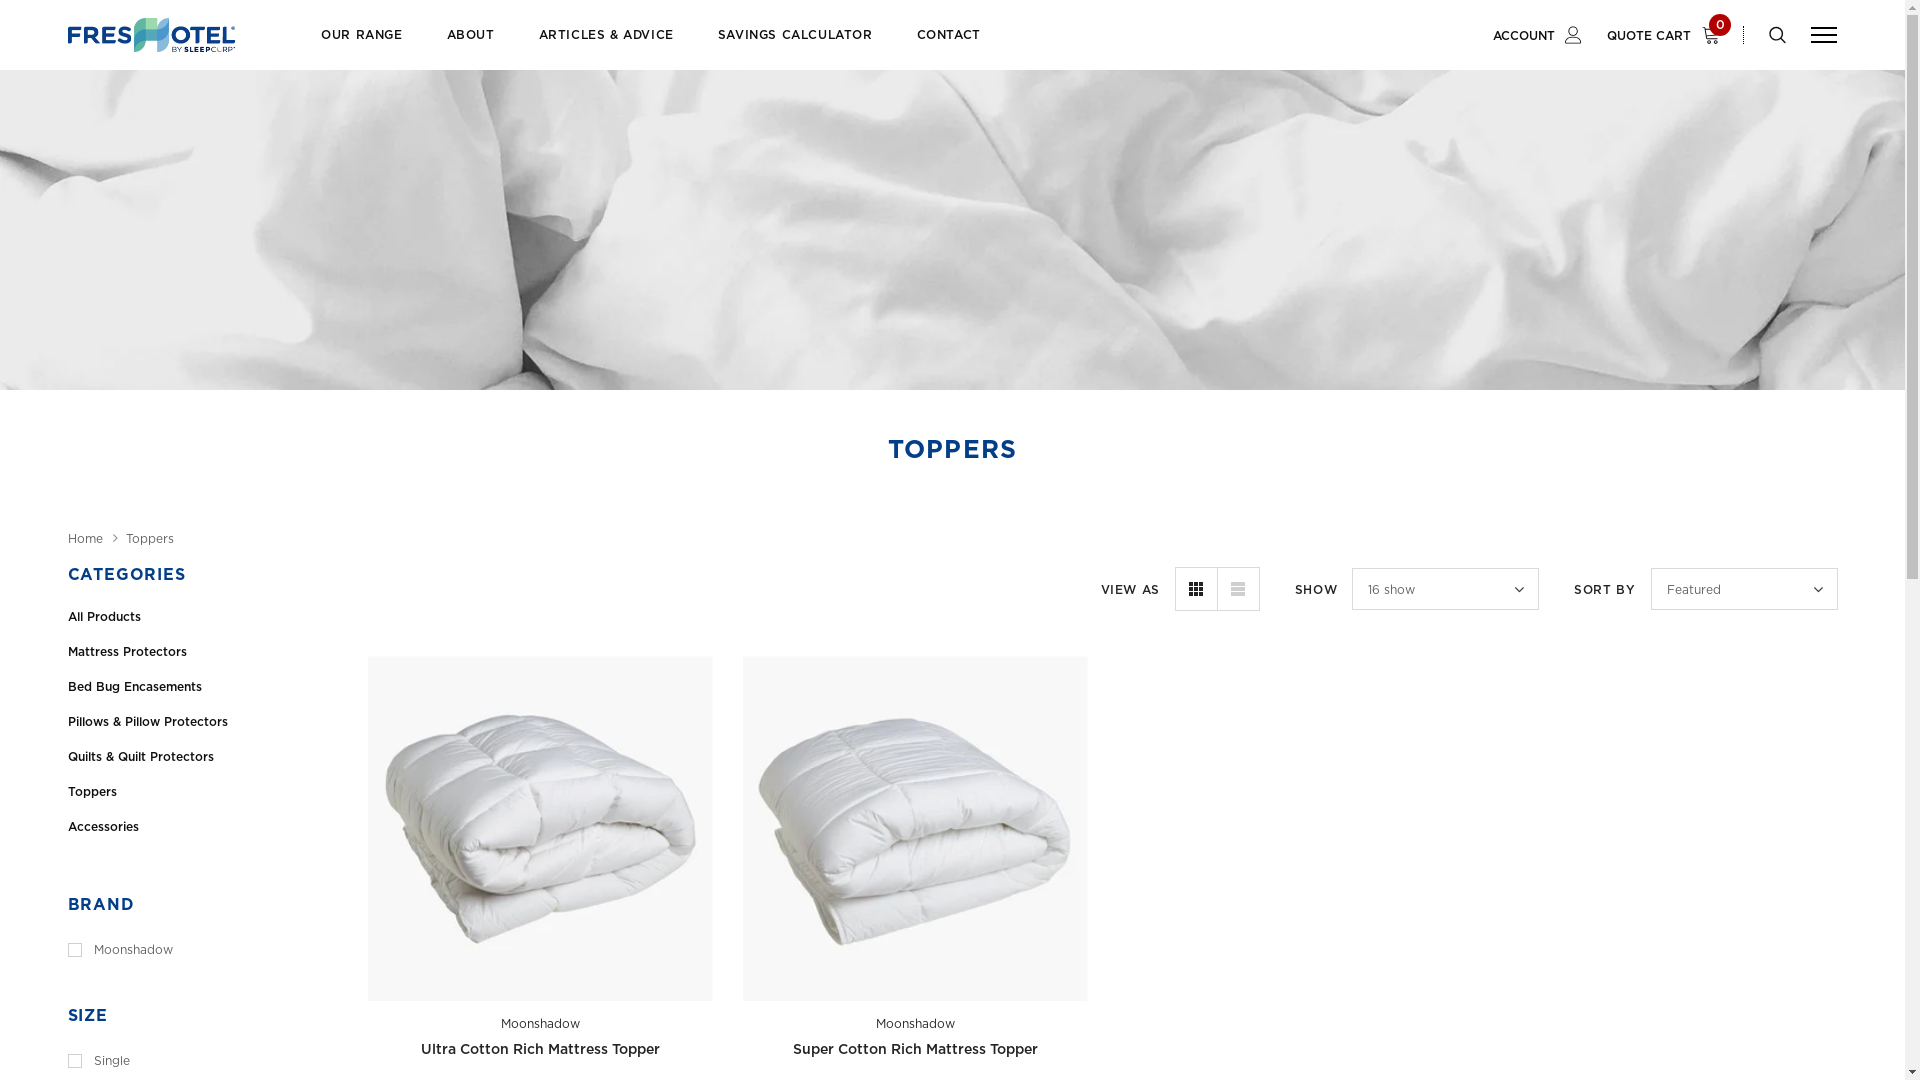 This screenshot has width=1920, height=1080. I want to click on 'Pillows & Pillow Protectors', so click(202, 721).